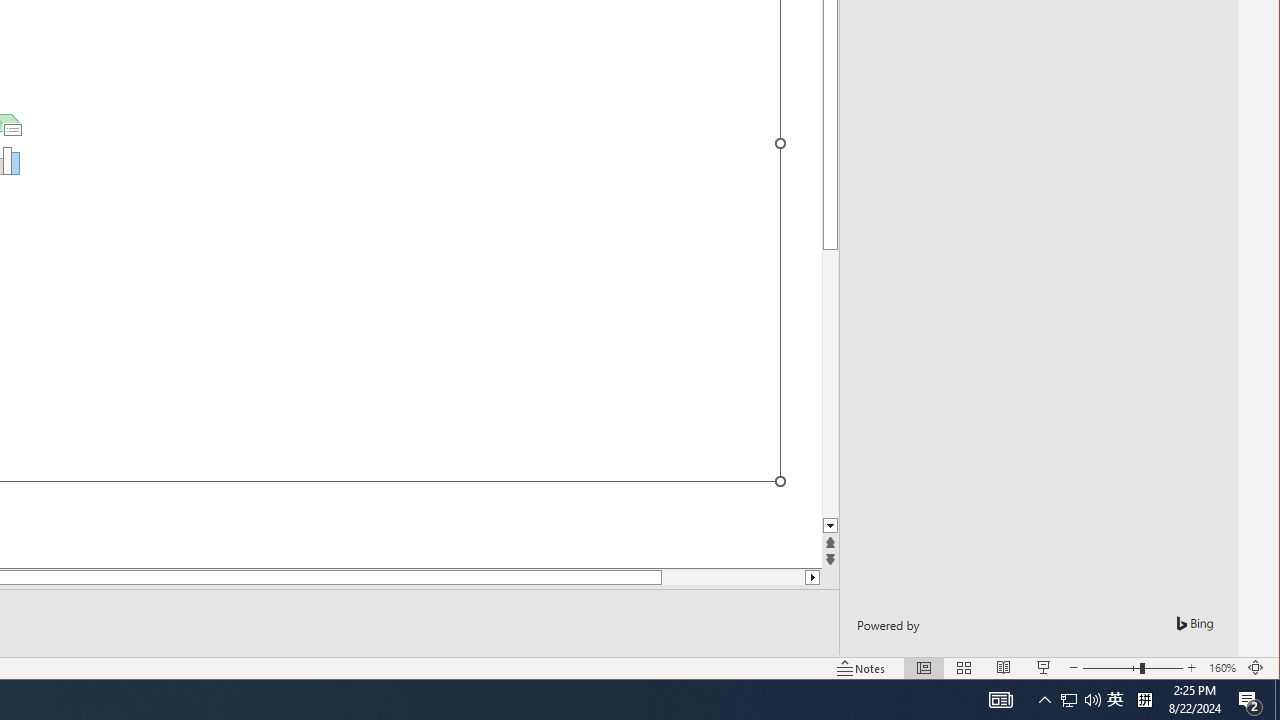 This screenshot has height=720, width=1280. I want to click on 'Zoom 160%', so click(1221, 668).